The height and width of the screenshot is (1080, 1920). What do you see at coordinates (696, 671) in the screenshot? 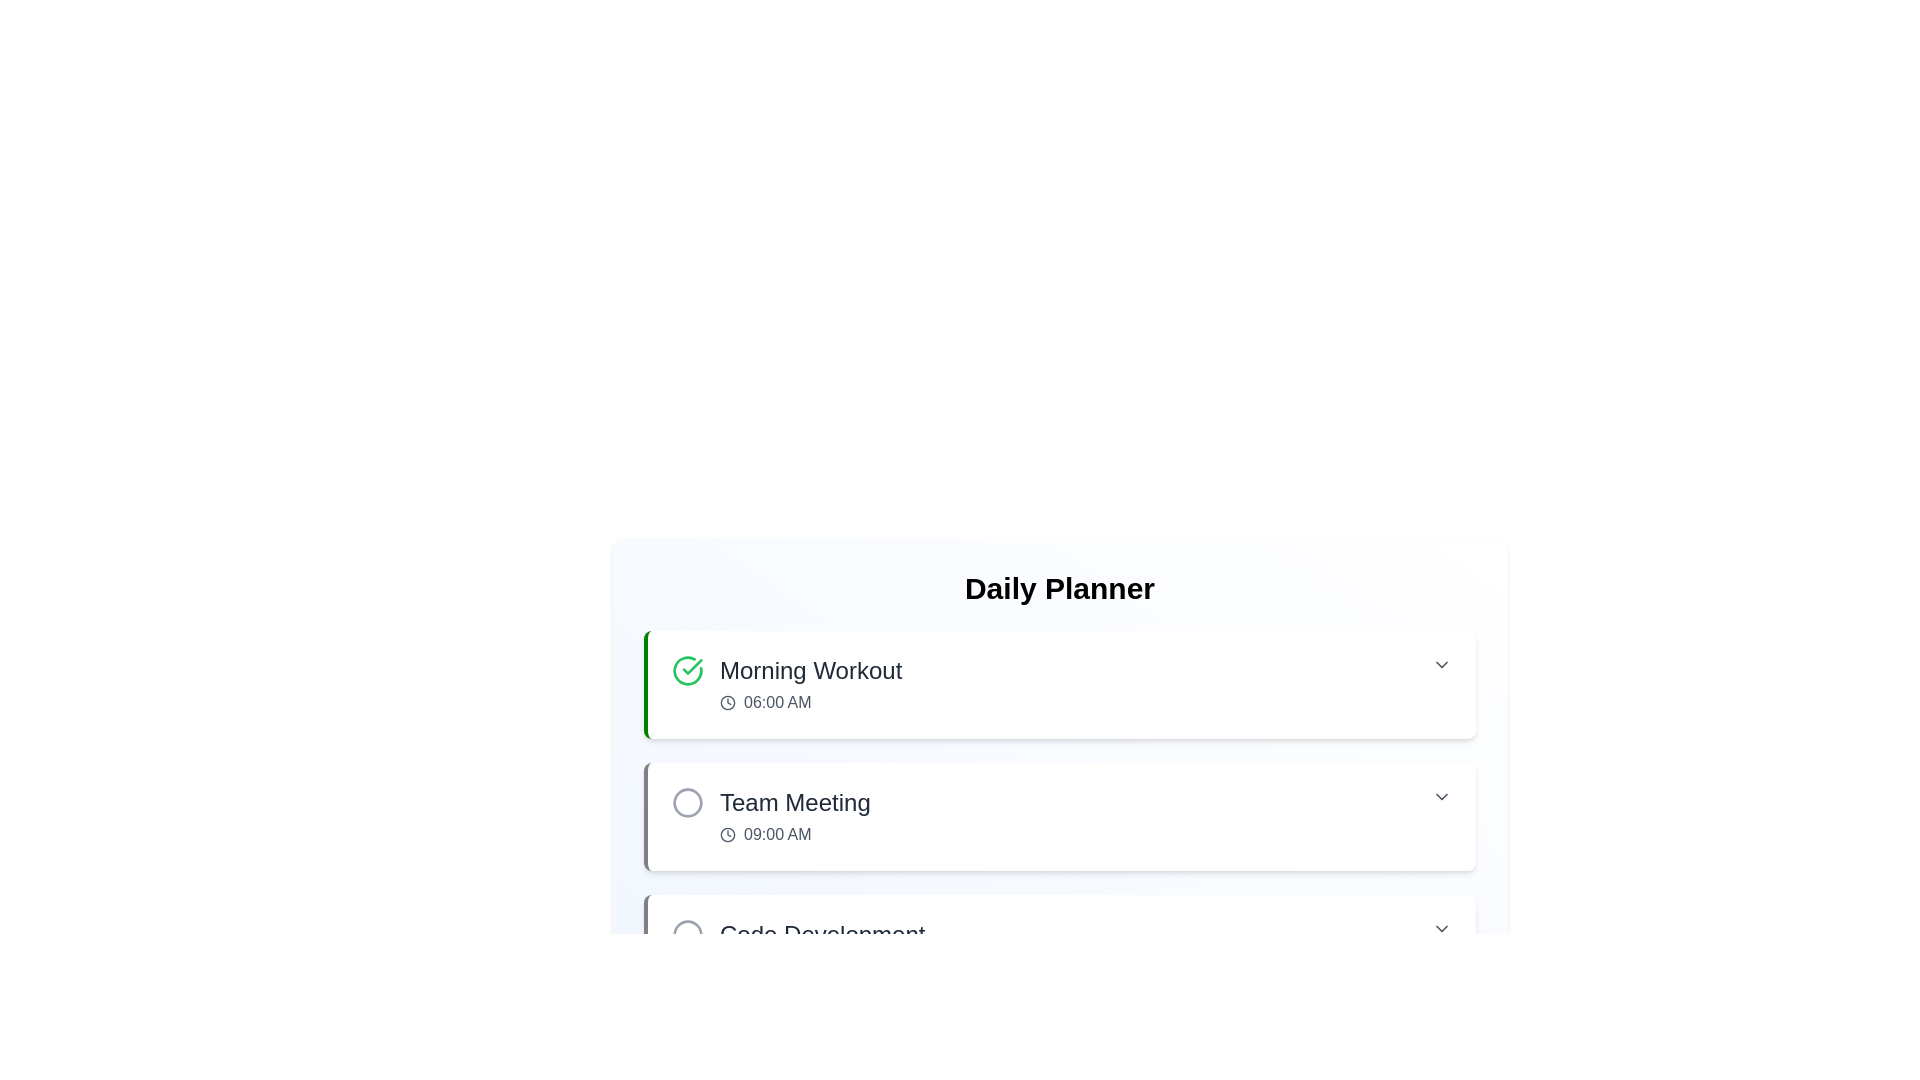
I see `the status indicator icon representing the completion status of the 'Morning Workout' event by moving the cursor to its location` at bounding box center [696, 671].